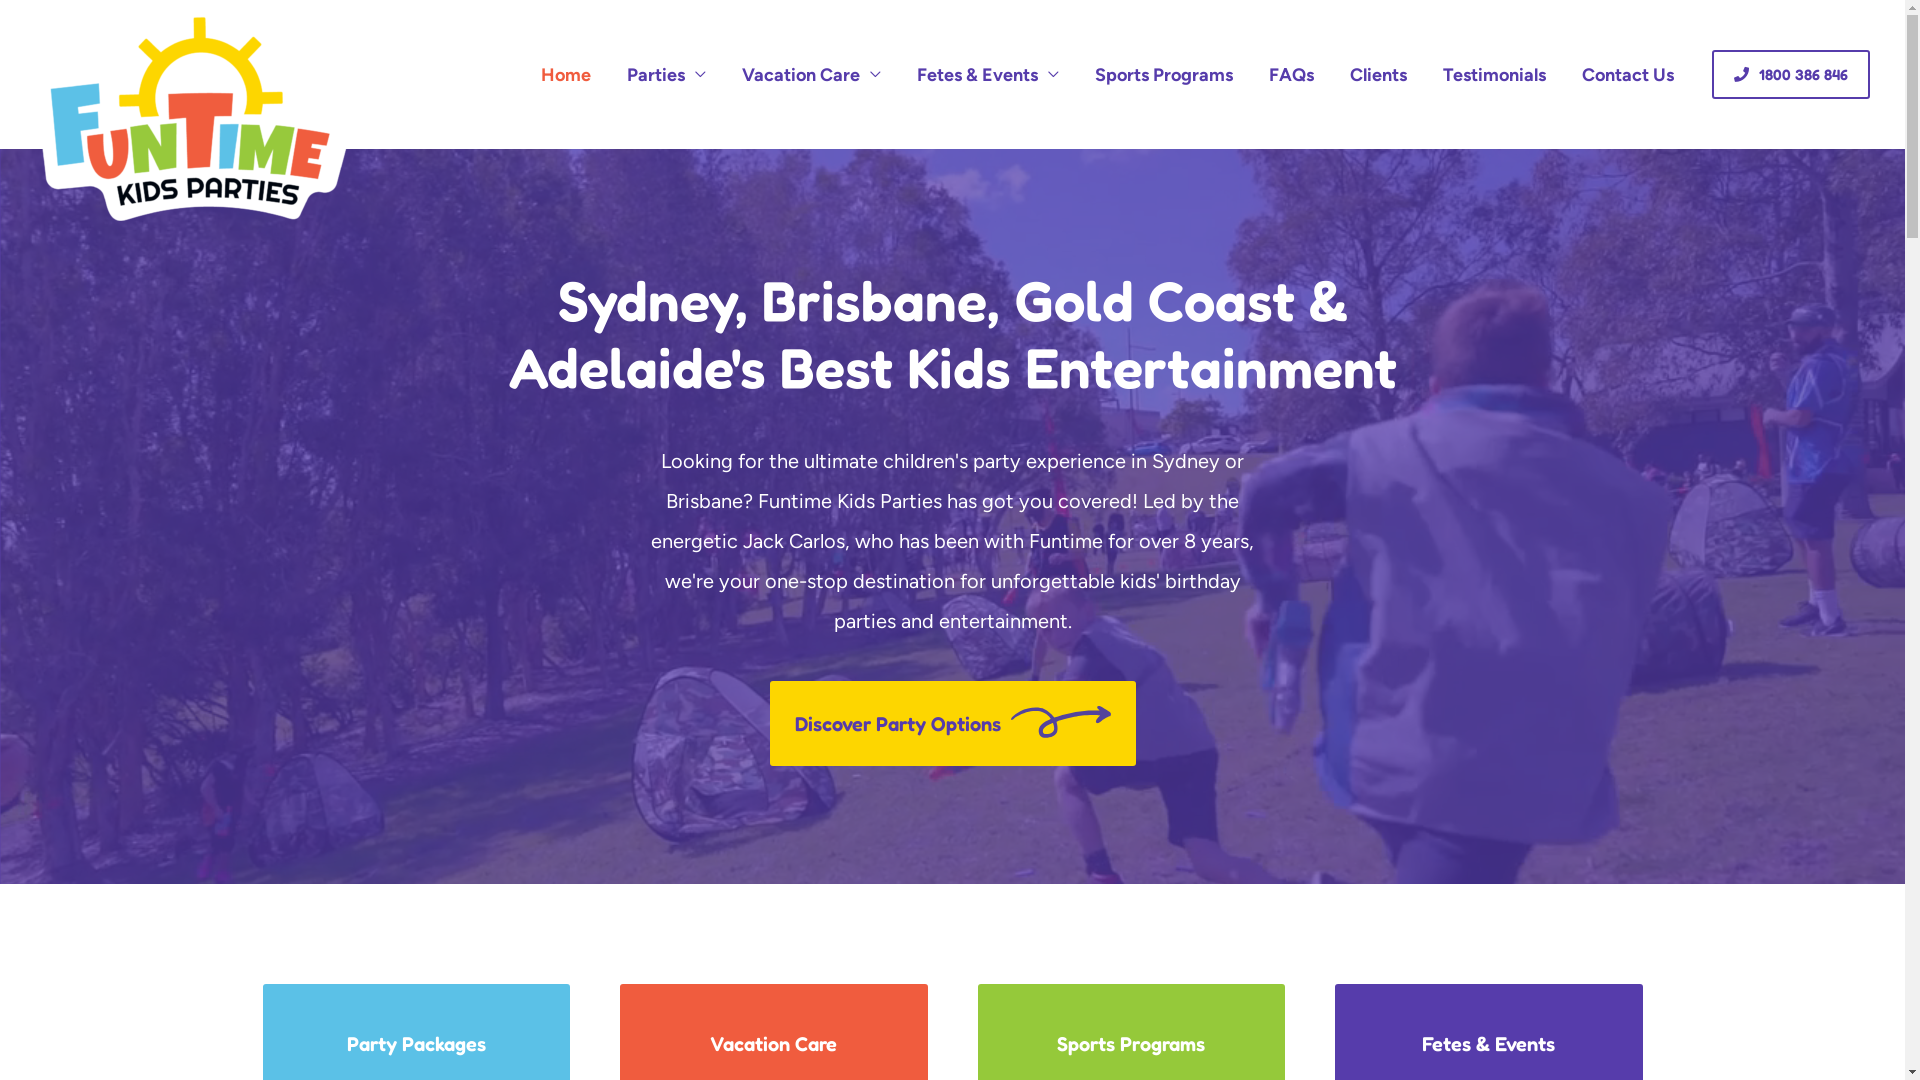 Image resolution: width=1920 pixels, height=1080 pixels. Describe the element at coordinates (565, 73) in the screenshot. I see `'Home'` at that location.